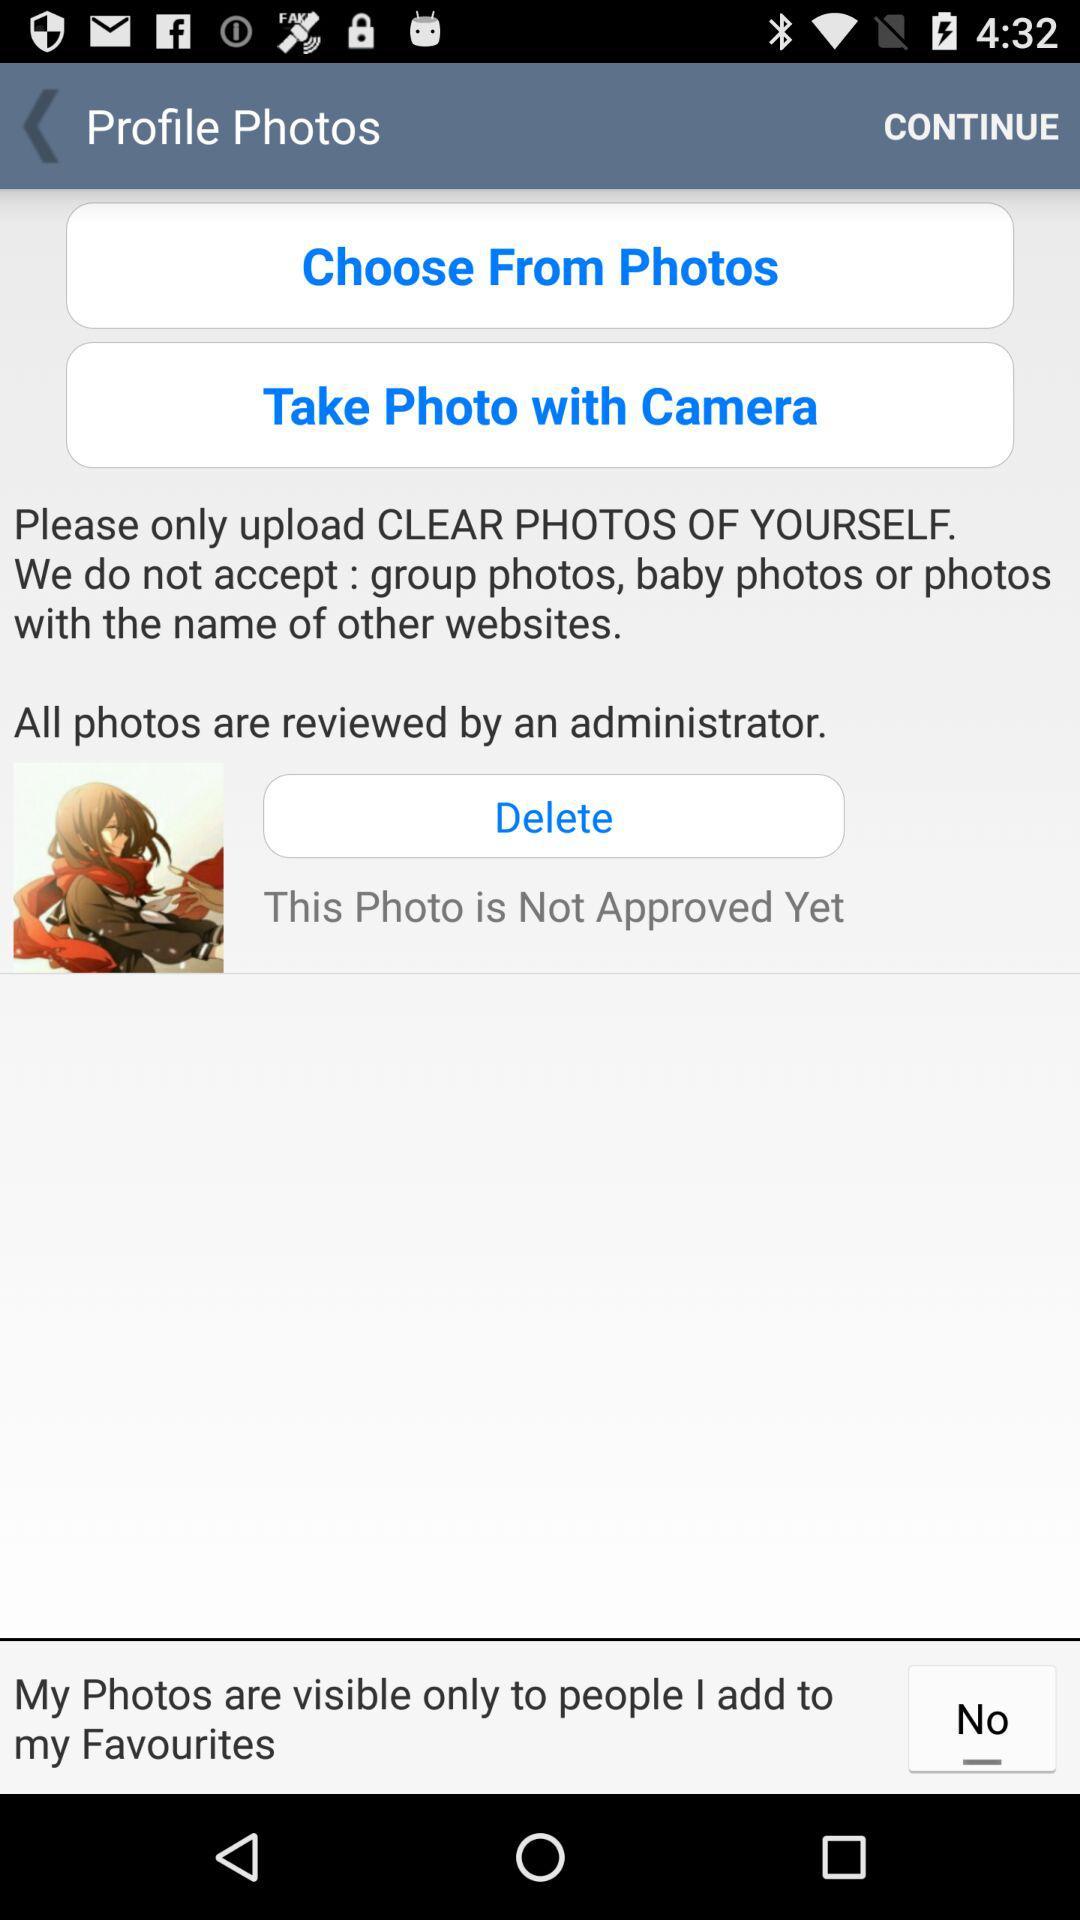 This screenshot has width=1080, height=1920. Describe the element at coordinates (970, 124) in the screenshot. I see `the continue icon` at that location.